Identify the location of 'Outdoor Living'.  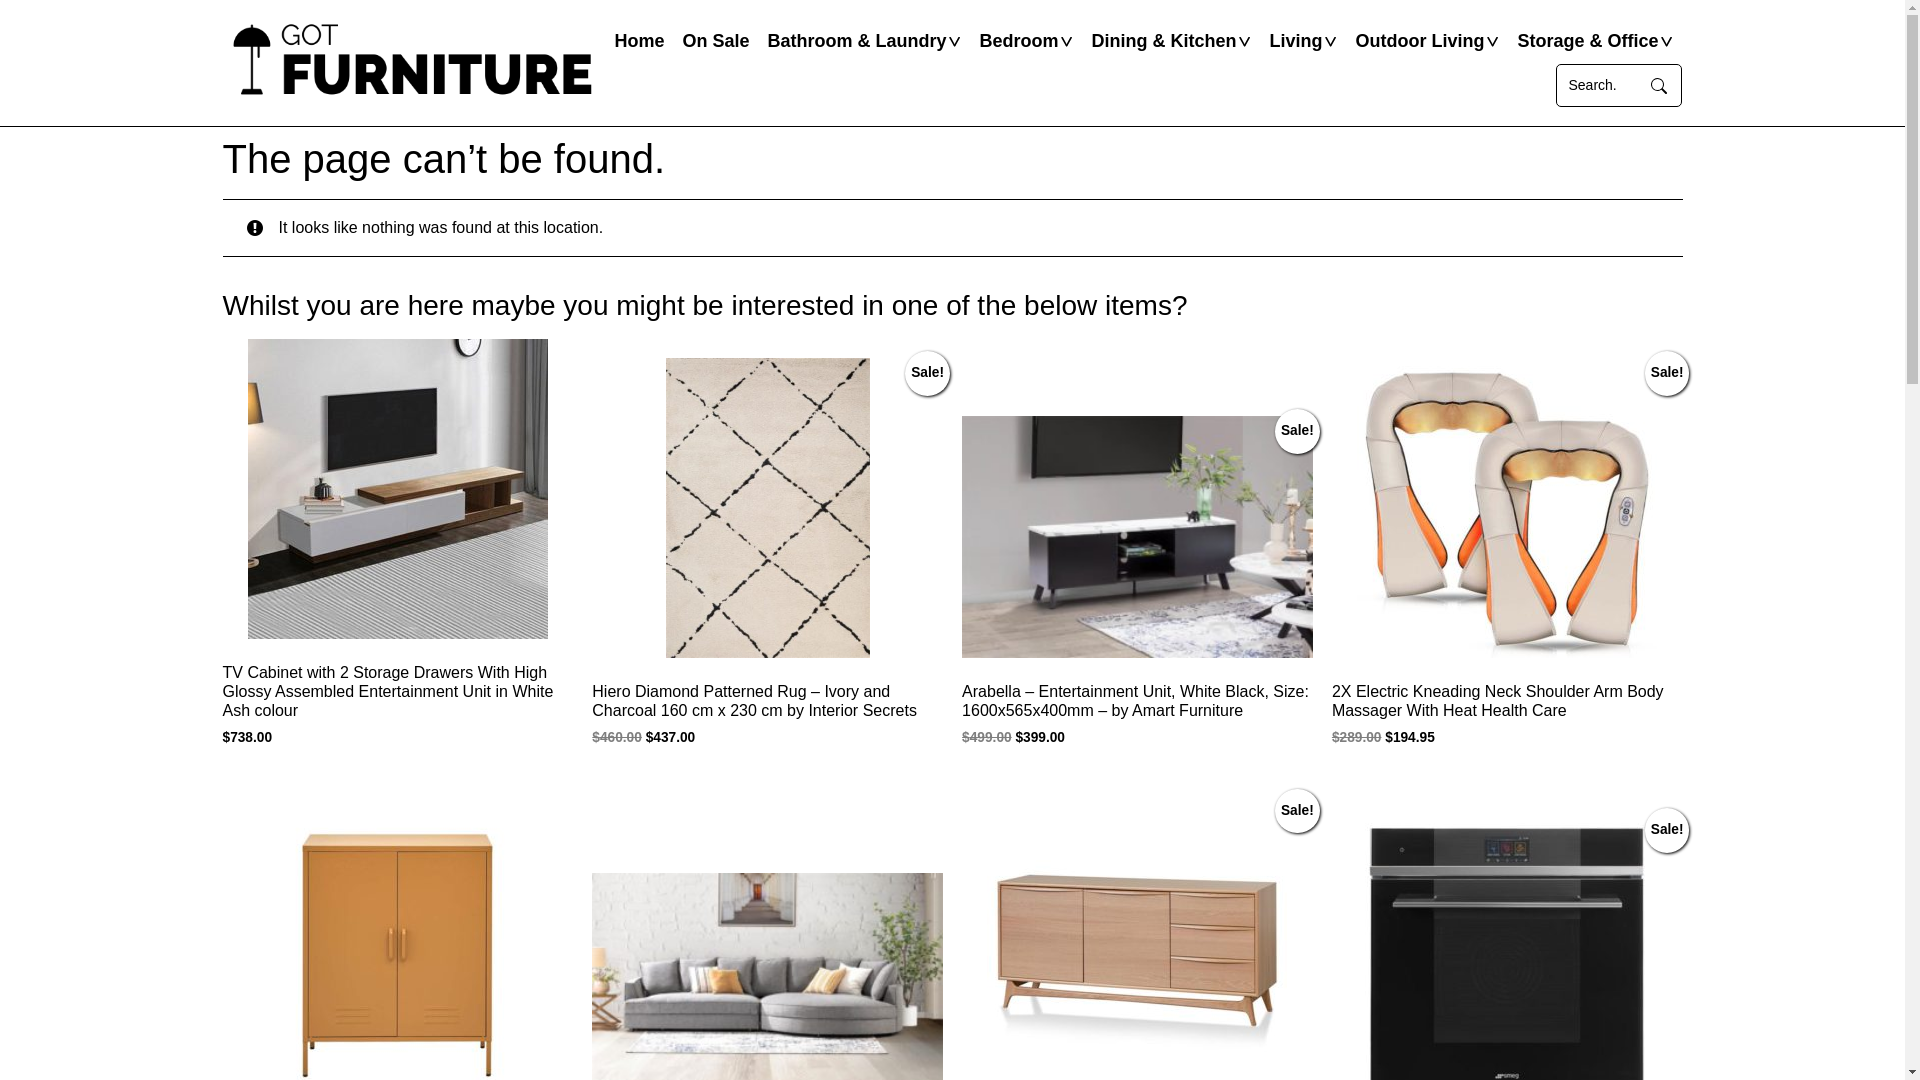
(1418, 41).